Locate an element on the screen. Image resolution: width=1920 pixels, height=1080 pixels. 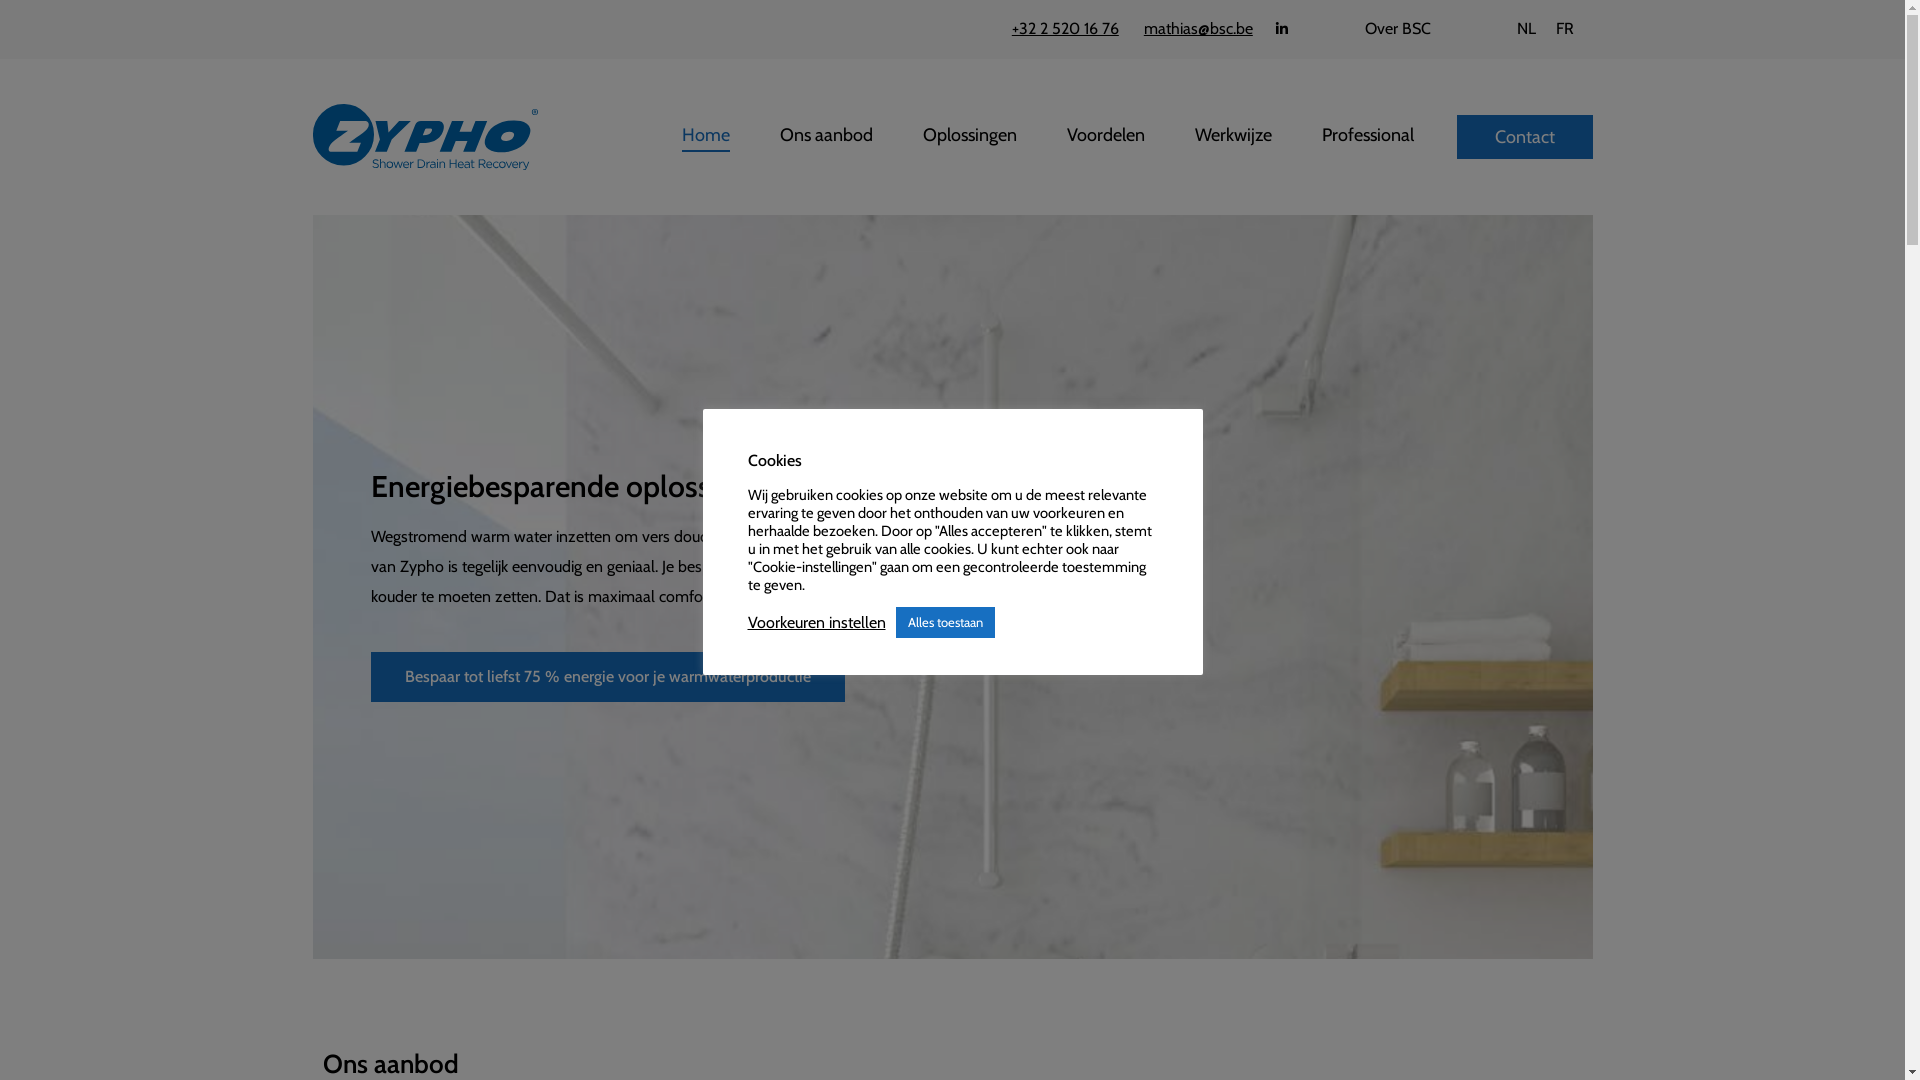
'NL' is located at coordinates (1525, 29).